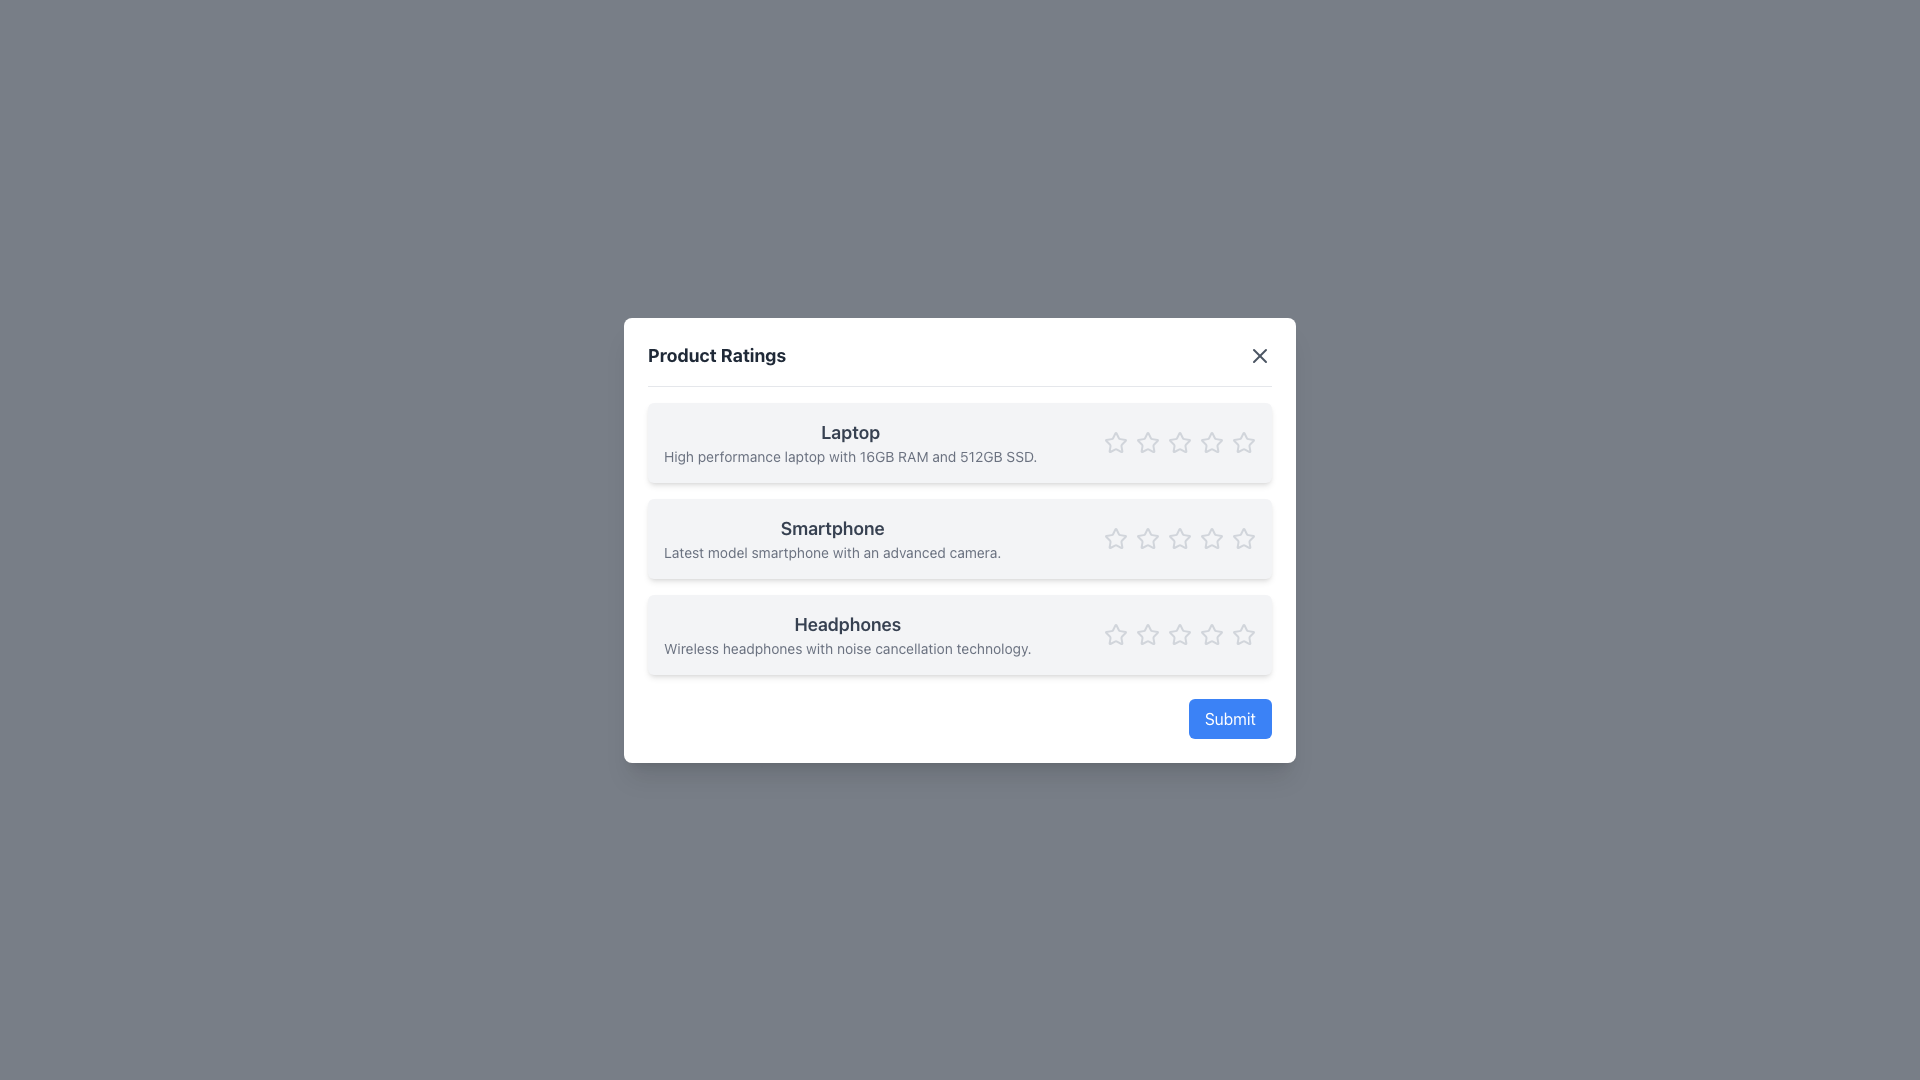  Describe the element at coordinates (1210, 441) in the screenshot. I see `the fifth star icon in the rating system for the Laptop product to give a 5-star rating` at that location.